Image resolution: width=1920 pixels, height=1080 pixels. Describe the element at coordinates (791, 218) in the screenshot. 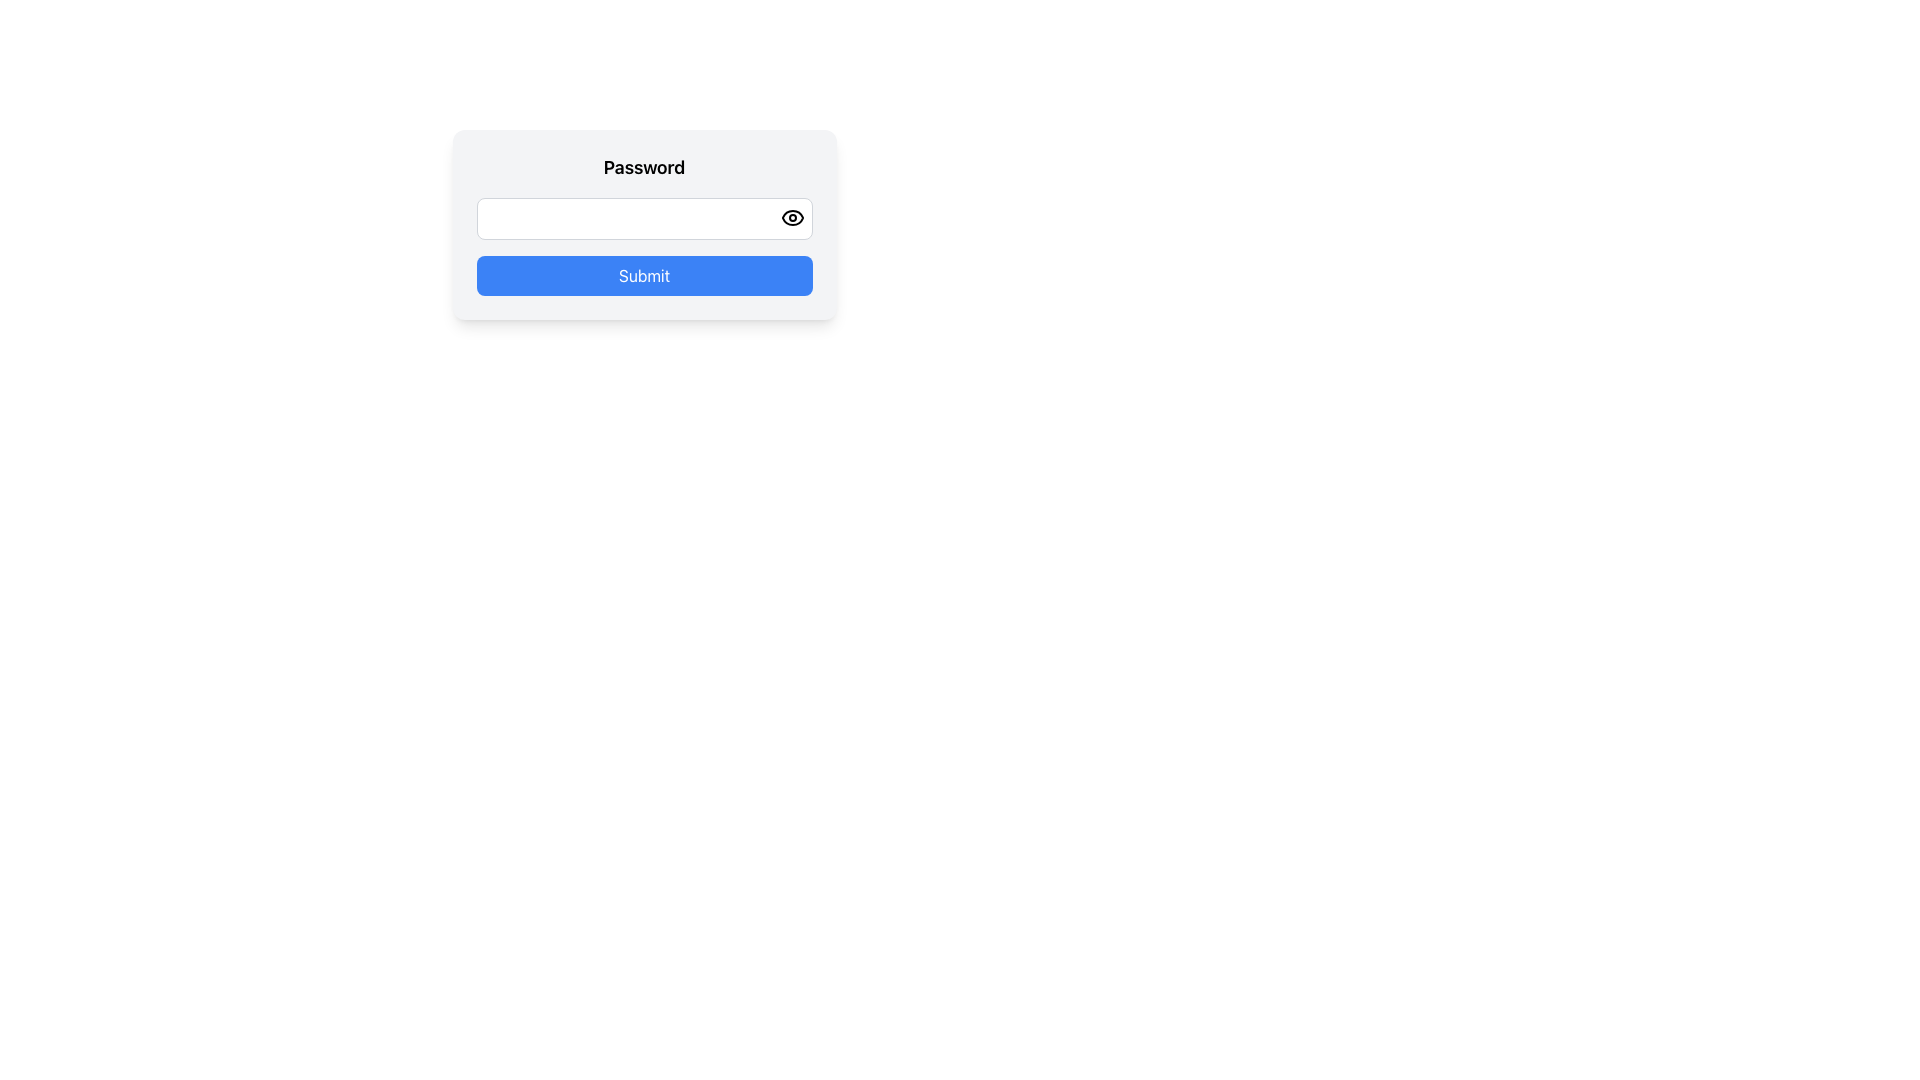

I see `the eye icon, which is styled in black and outlined, located in the top-right corner of the password input field` at that location.